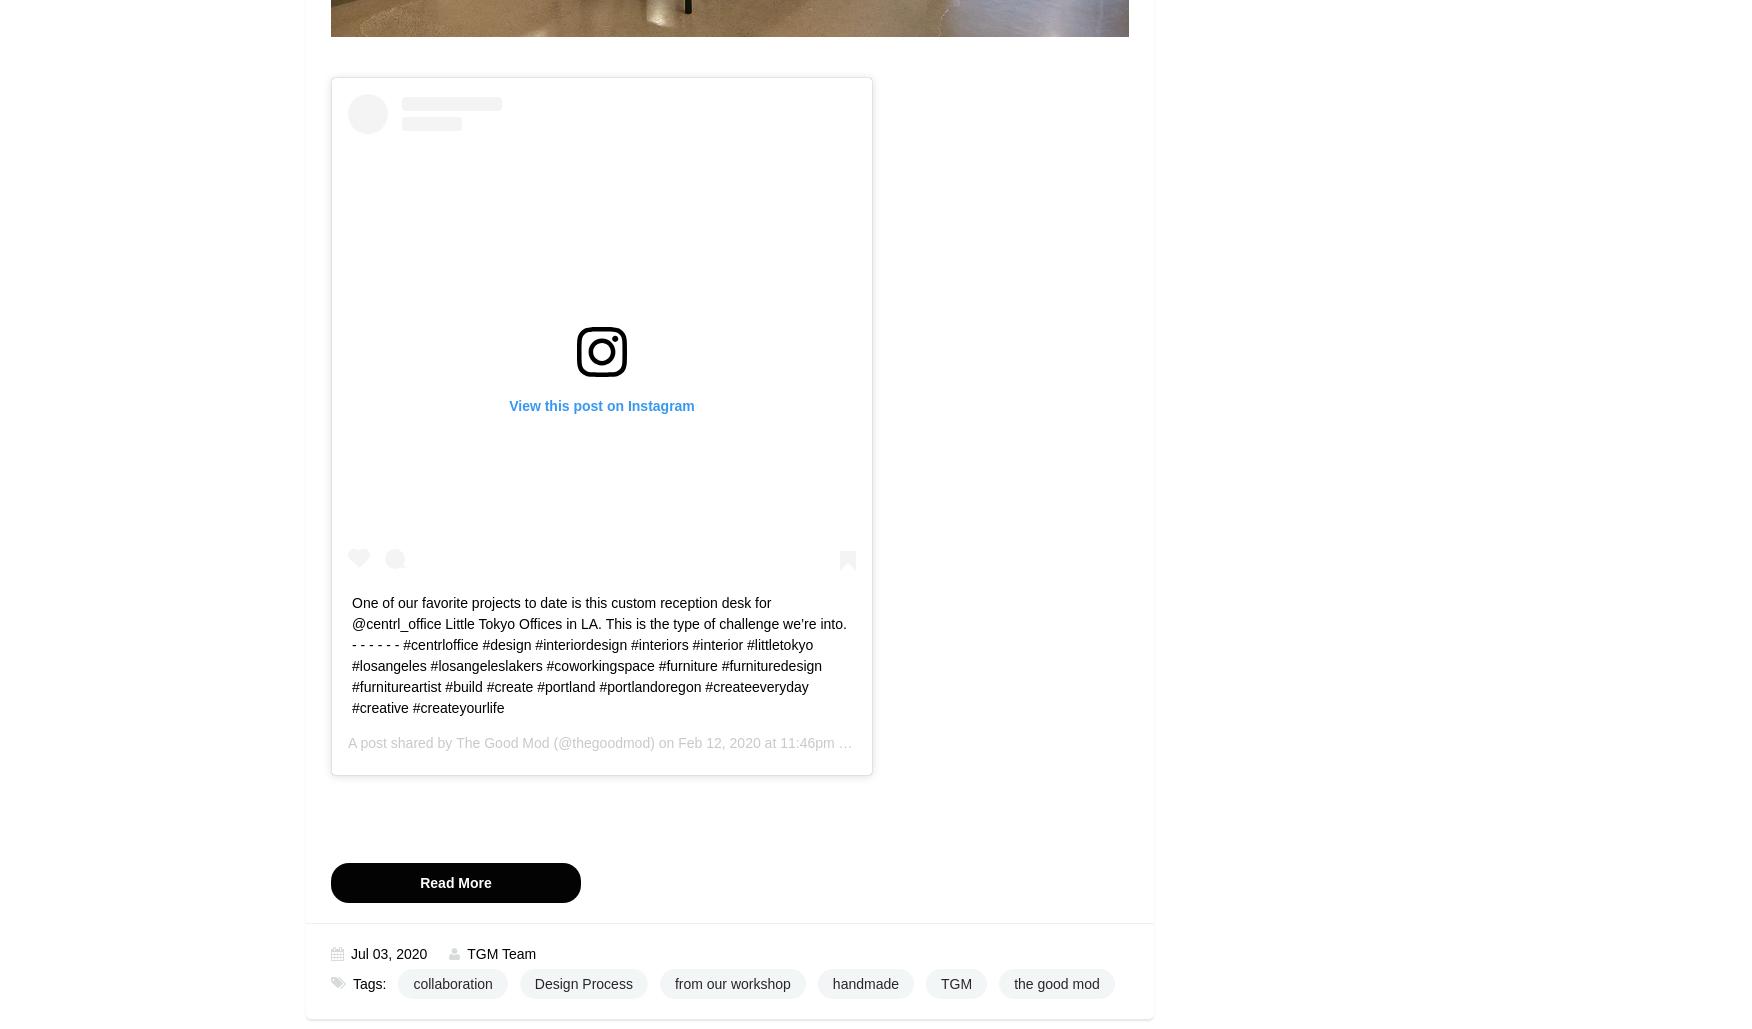 This screenshot has height=1029, width=1752. What do you see at coordinates (613, 743) in the screenshot?
I see `'(@thegoodmod) on'` at bounding box center [613, 743].